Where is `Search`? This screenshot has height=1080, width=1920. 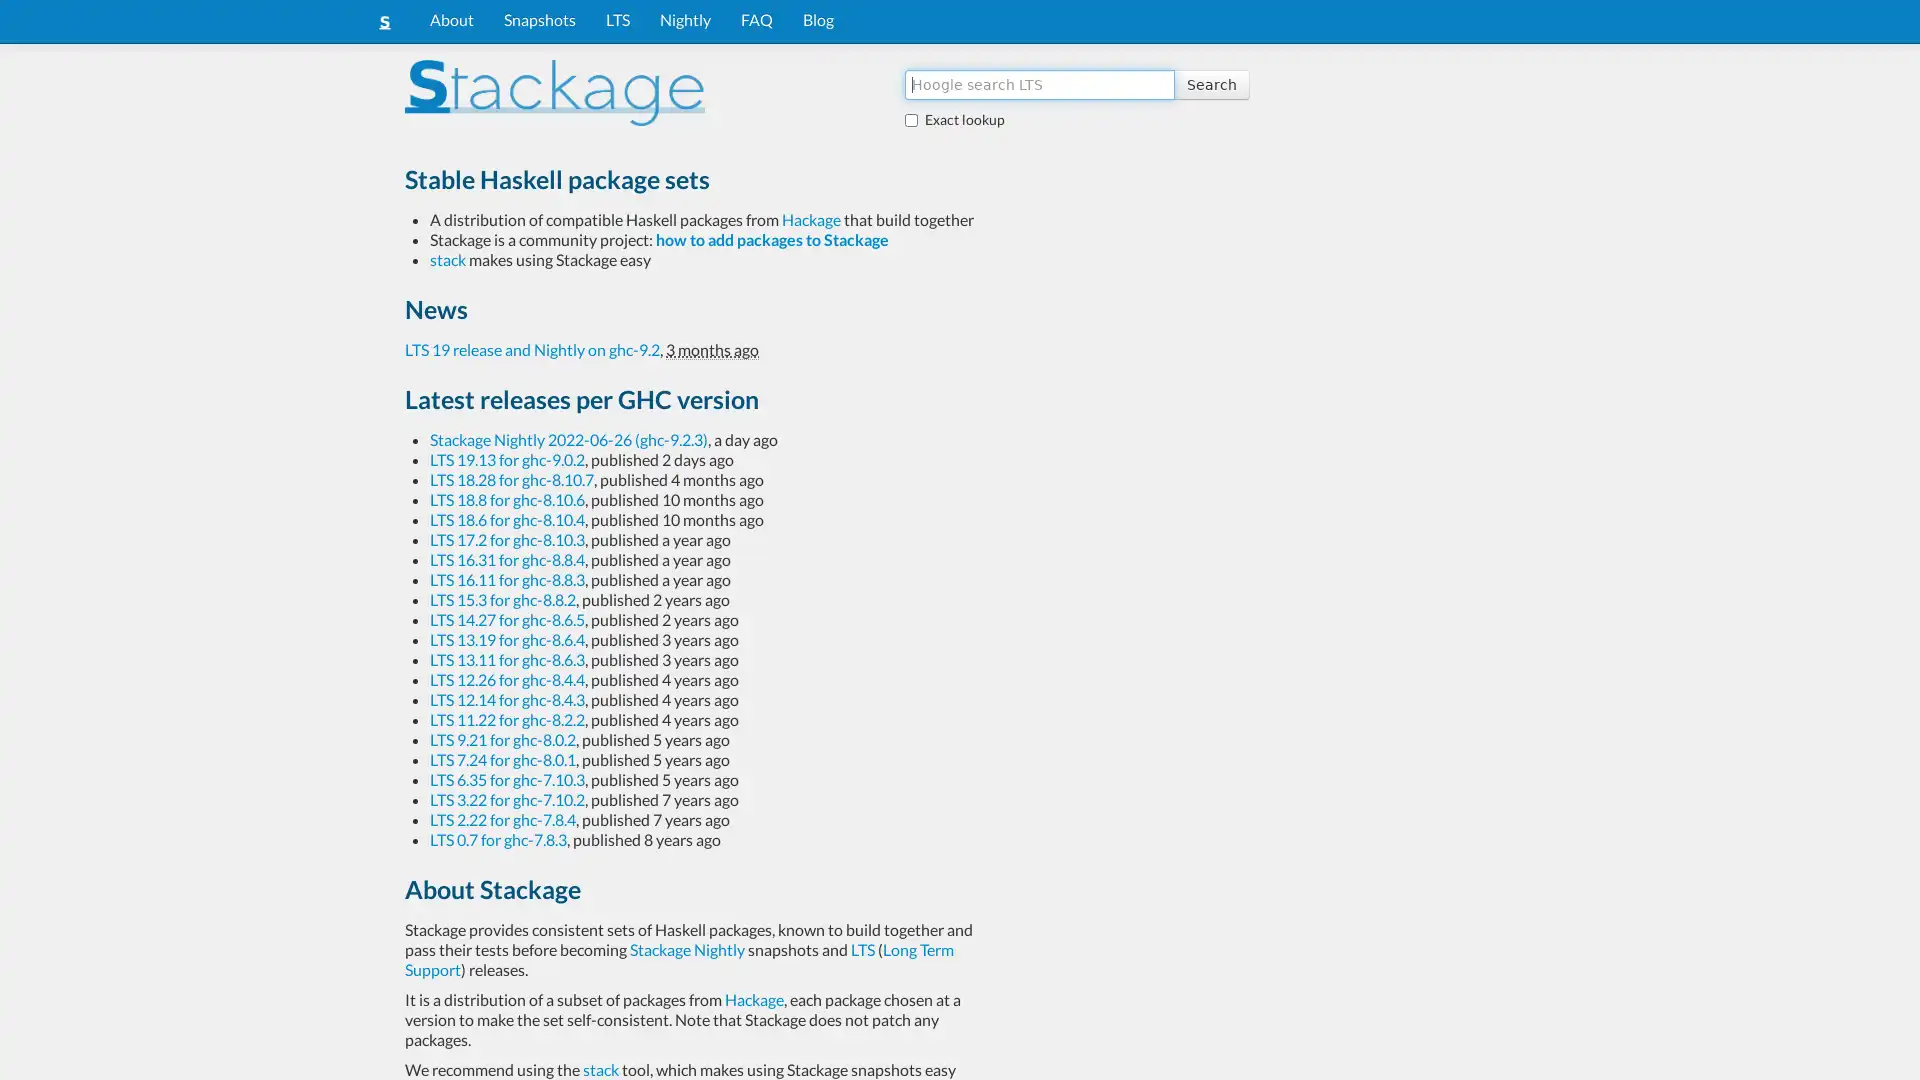 Search is located at coordinates (1210, 83).